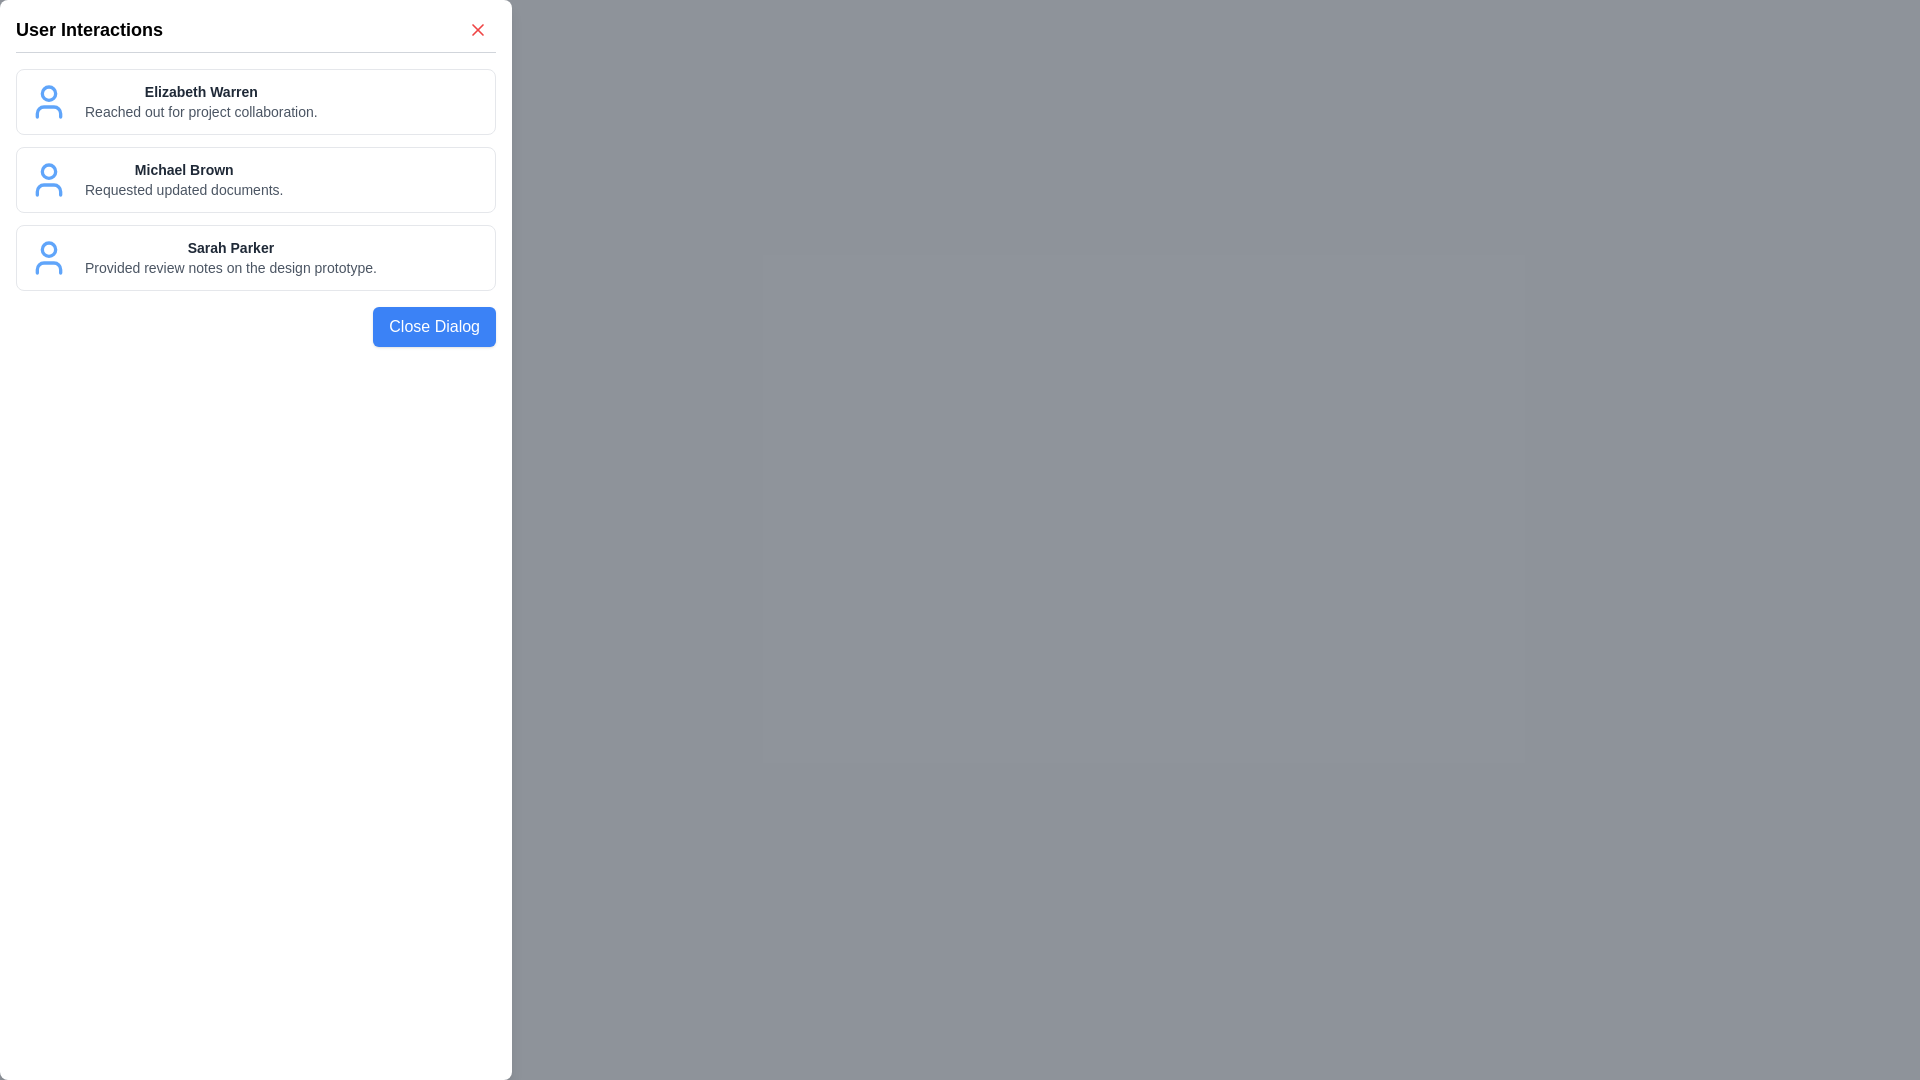 This screenshot has height=1080, width=1920. What do you see at coordinates (477, 30) in the screenshot?
I see `the close button (X) to close the dialog` at bounding box center [477, 30].